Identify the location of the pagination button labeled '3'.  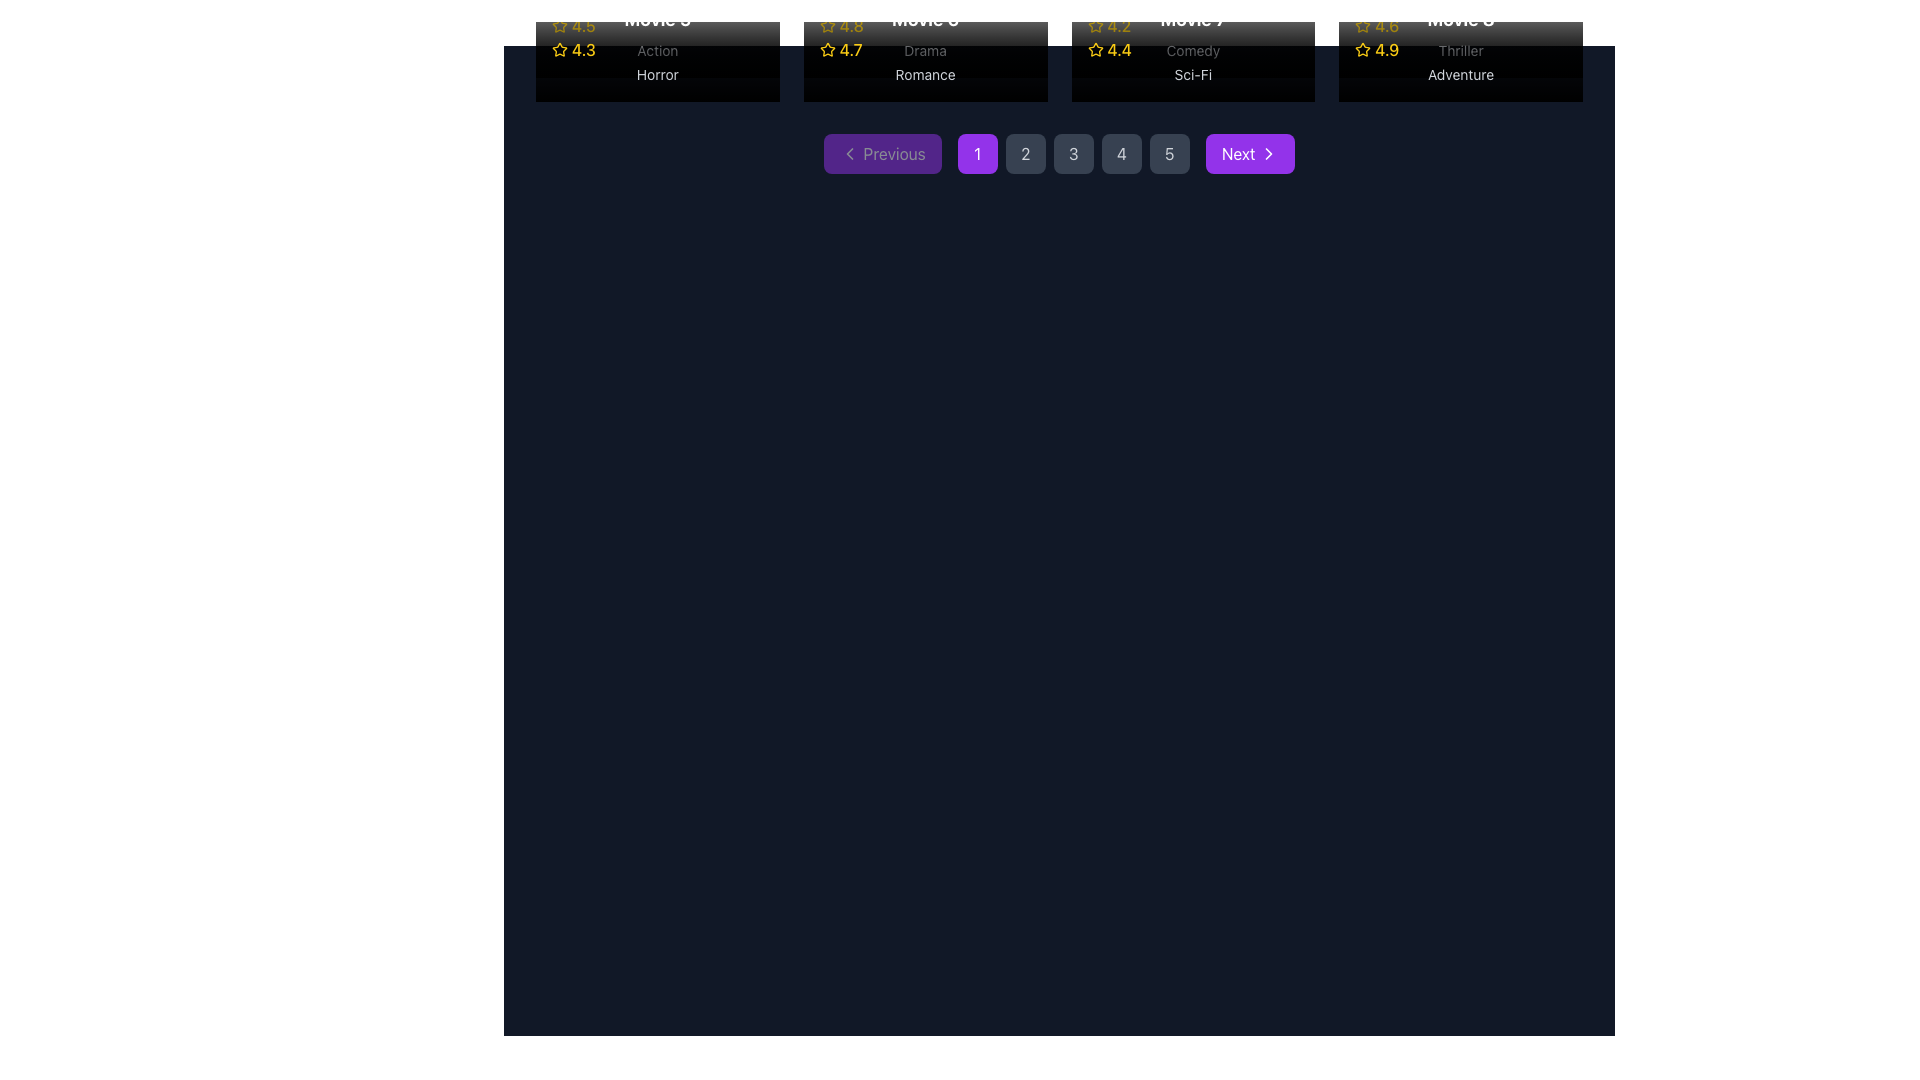
(1072, 153).